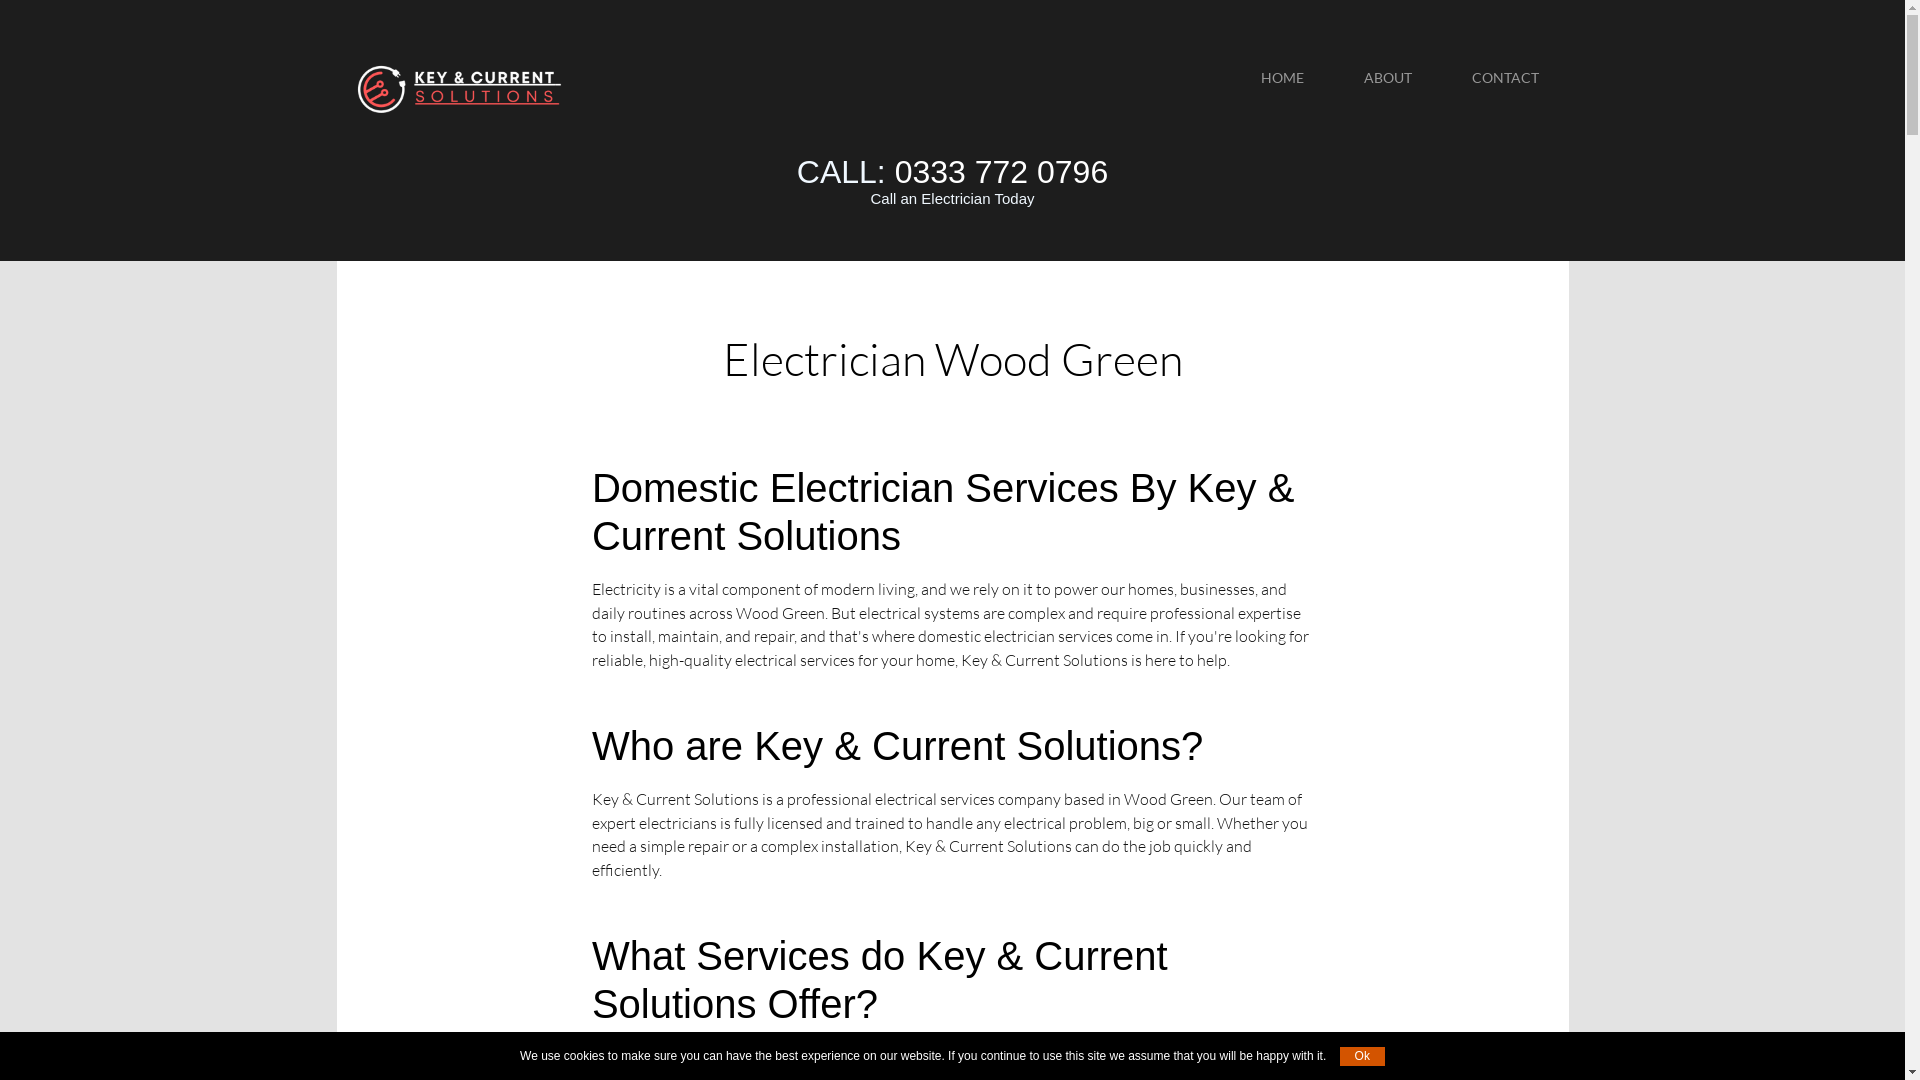 The image size is (1920, 1080). What do you see at coordinates (1361, 1055) in the screenshot?
I see `'Ok'` at bounding box center [1361, 1055].